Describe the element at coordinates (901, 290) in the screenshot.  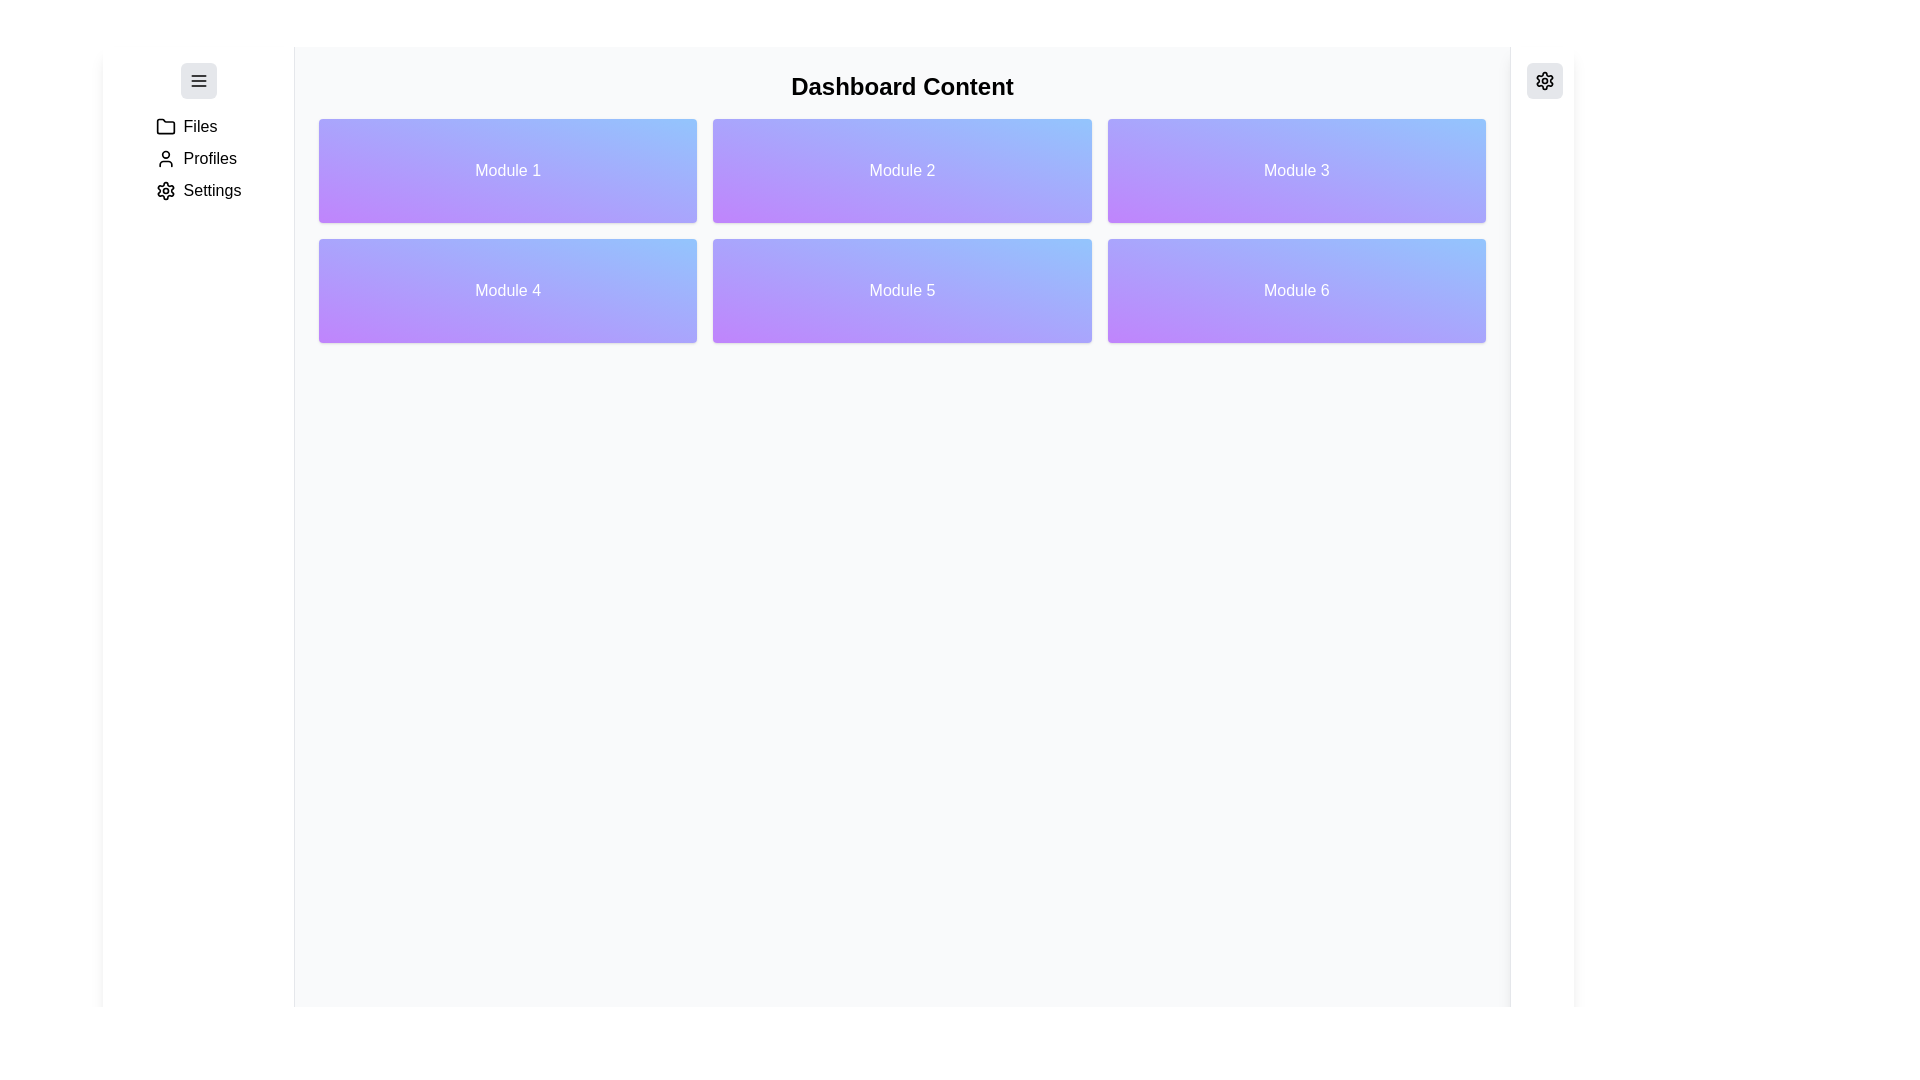
I see `the module selector button for 'Module 5' located in the middle column of the bottom row of a grid layout` at that location.